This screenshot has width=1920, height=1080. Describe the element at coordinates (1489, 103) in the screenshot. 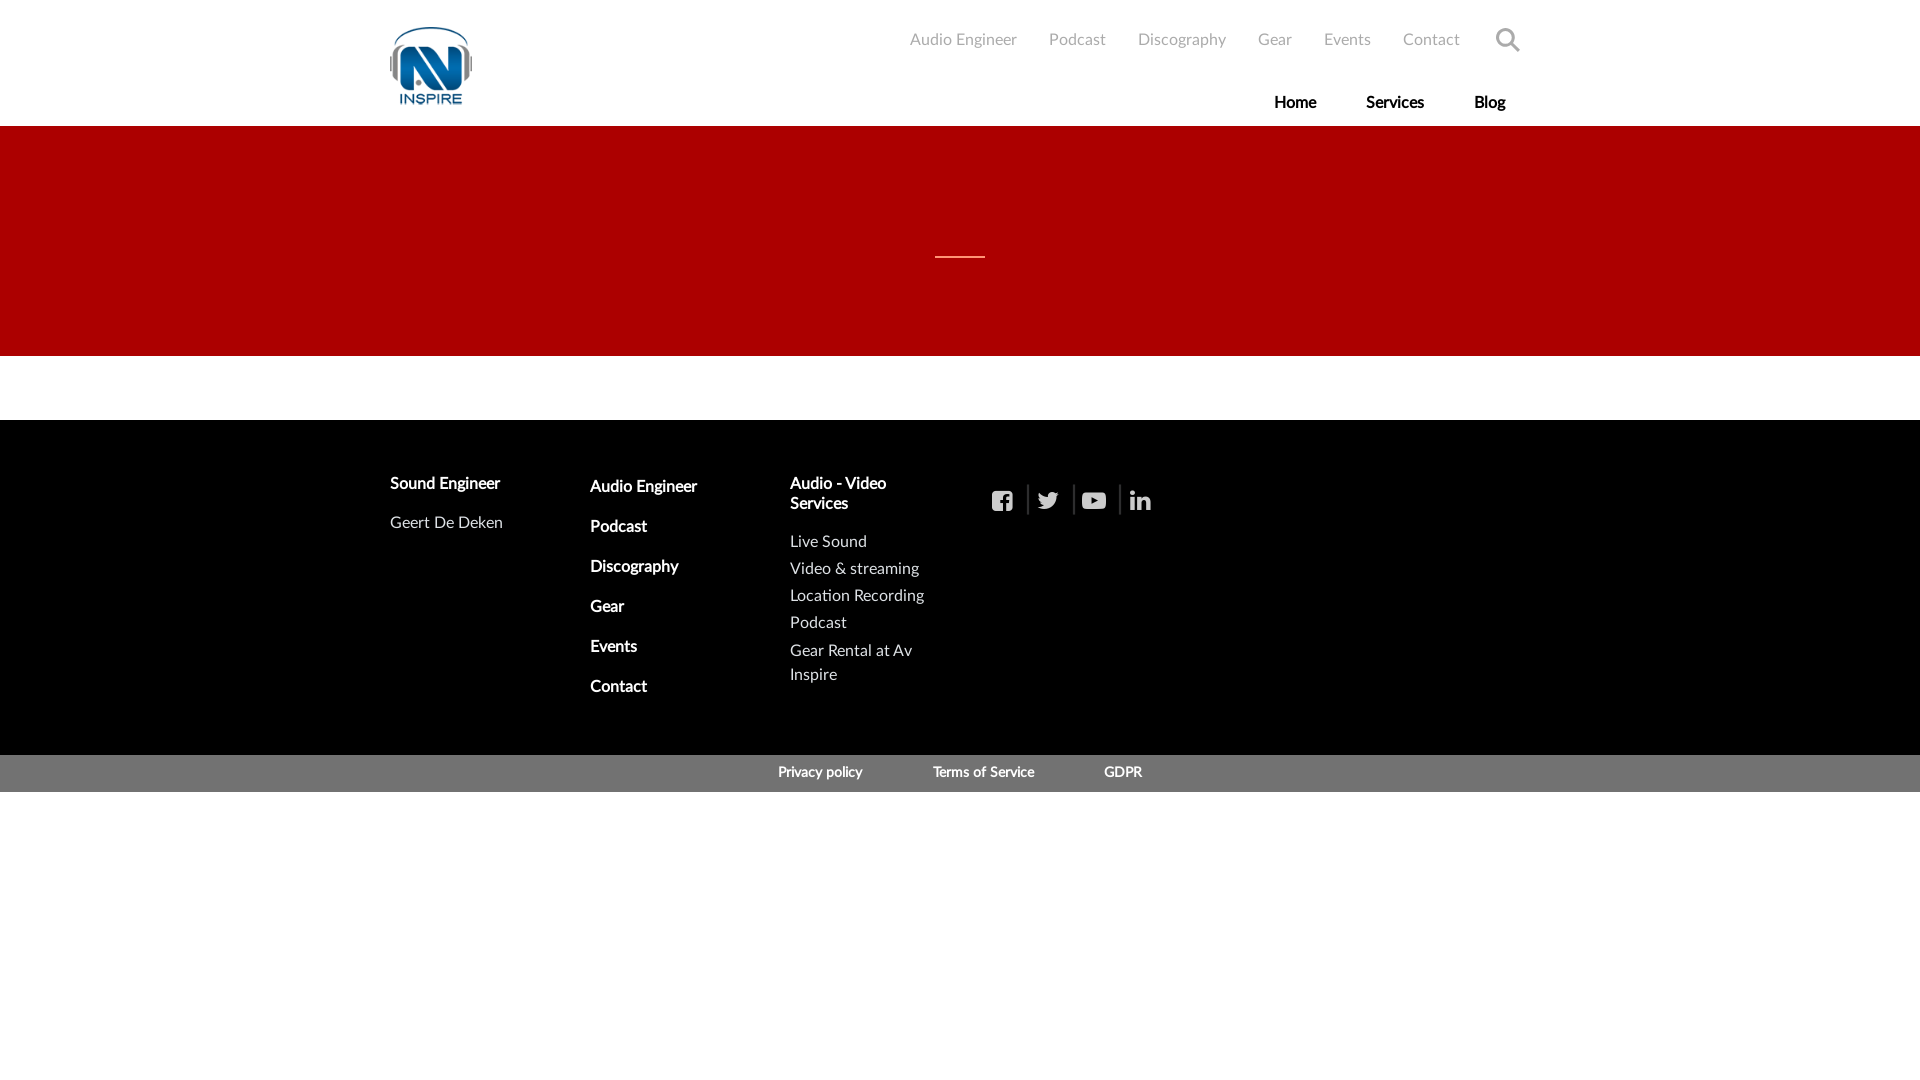

I see `'Blog'` at that location.